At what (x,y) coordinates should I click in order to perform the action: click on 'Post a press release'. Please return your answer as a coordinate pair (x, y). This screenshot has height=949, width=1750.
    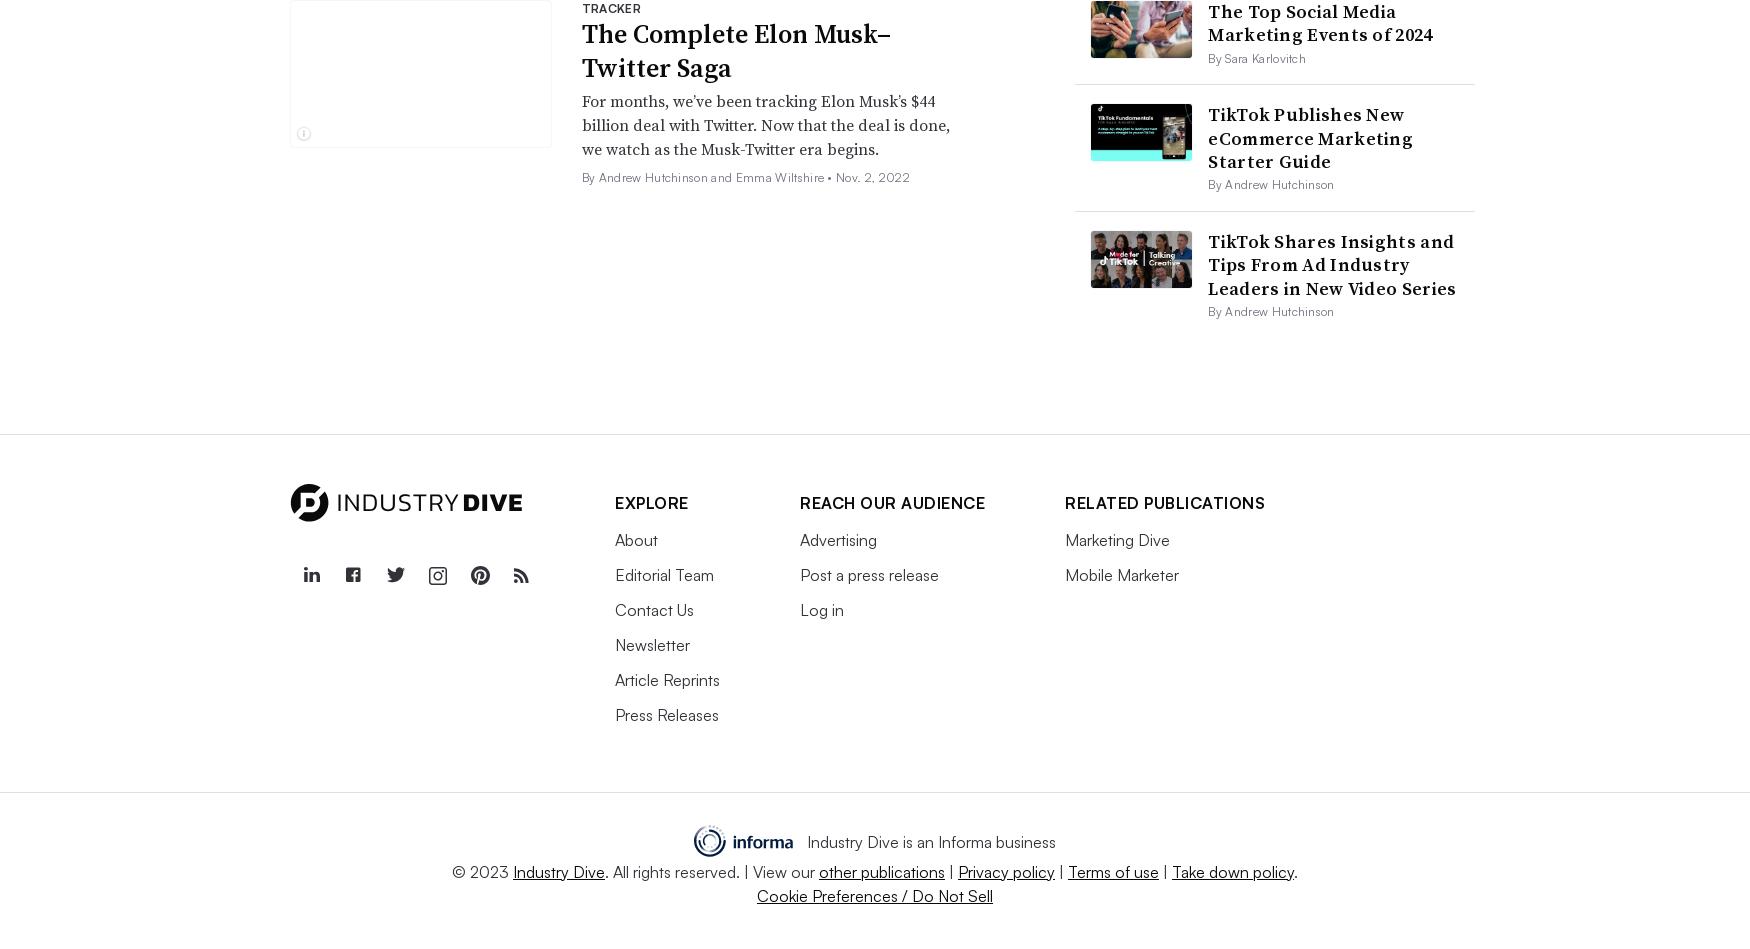
    Looking at the image, I should click on (869, 572).